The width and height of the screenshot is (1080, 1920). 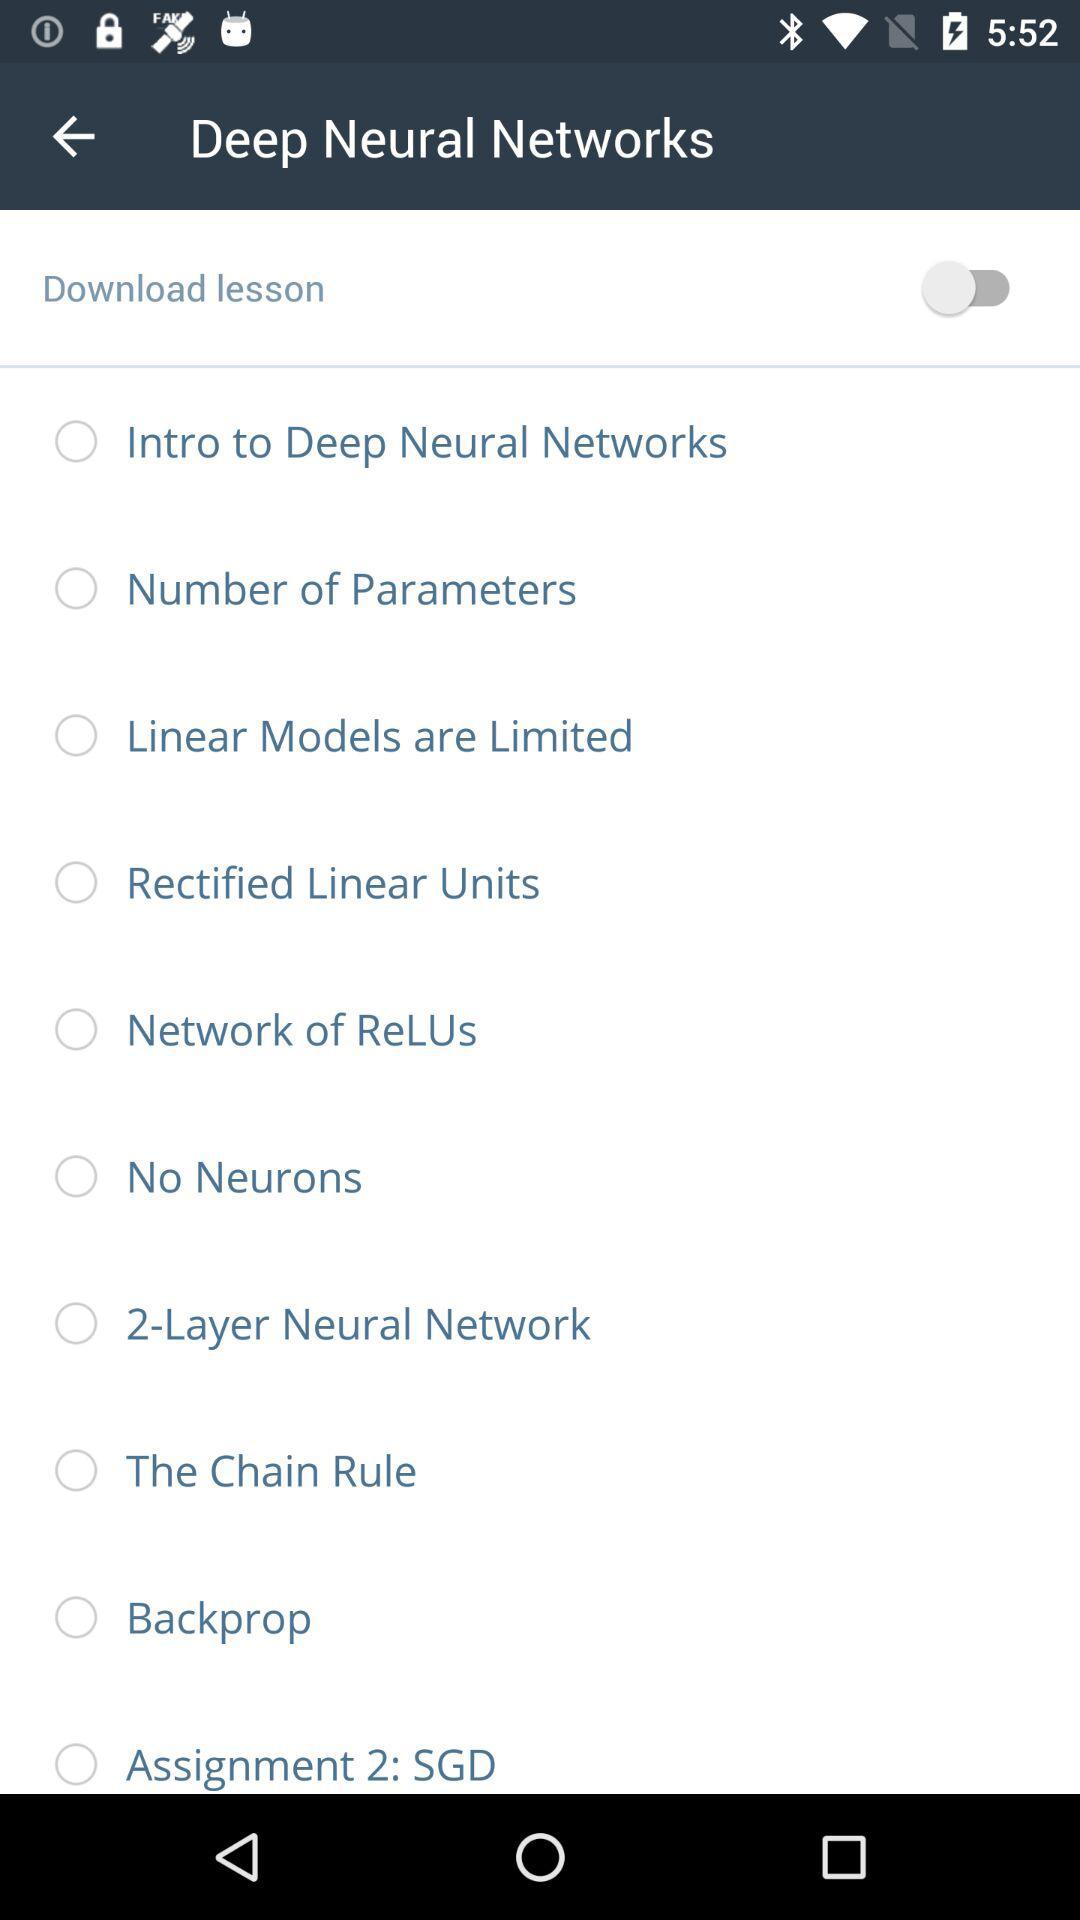 What do you see at coordinates (974, 286) in the screenshot?
I see `the item next to the download lesson item` at bounding box center [974, 286].